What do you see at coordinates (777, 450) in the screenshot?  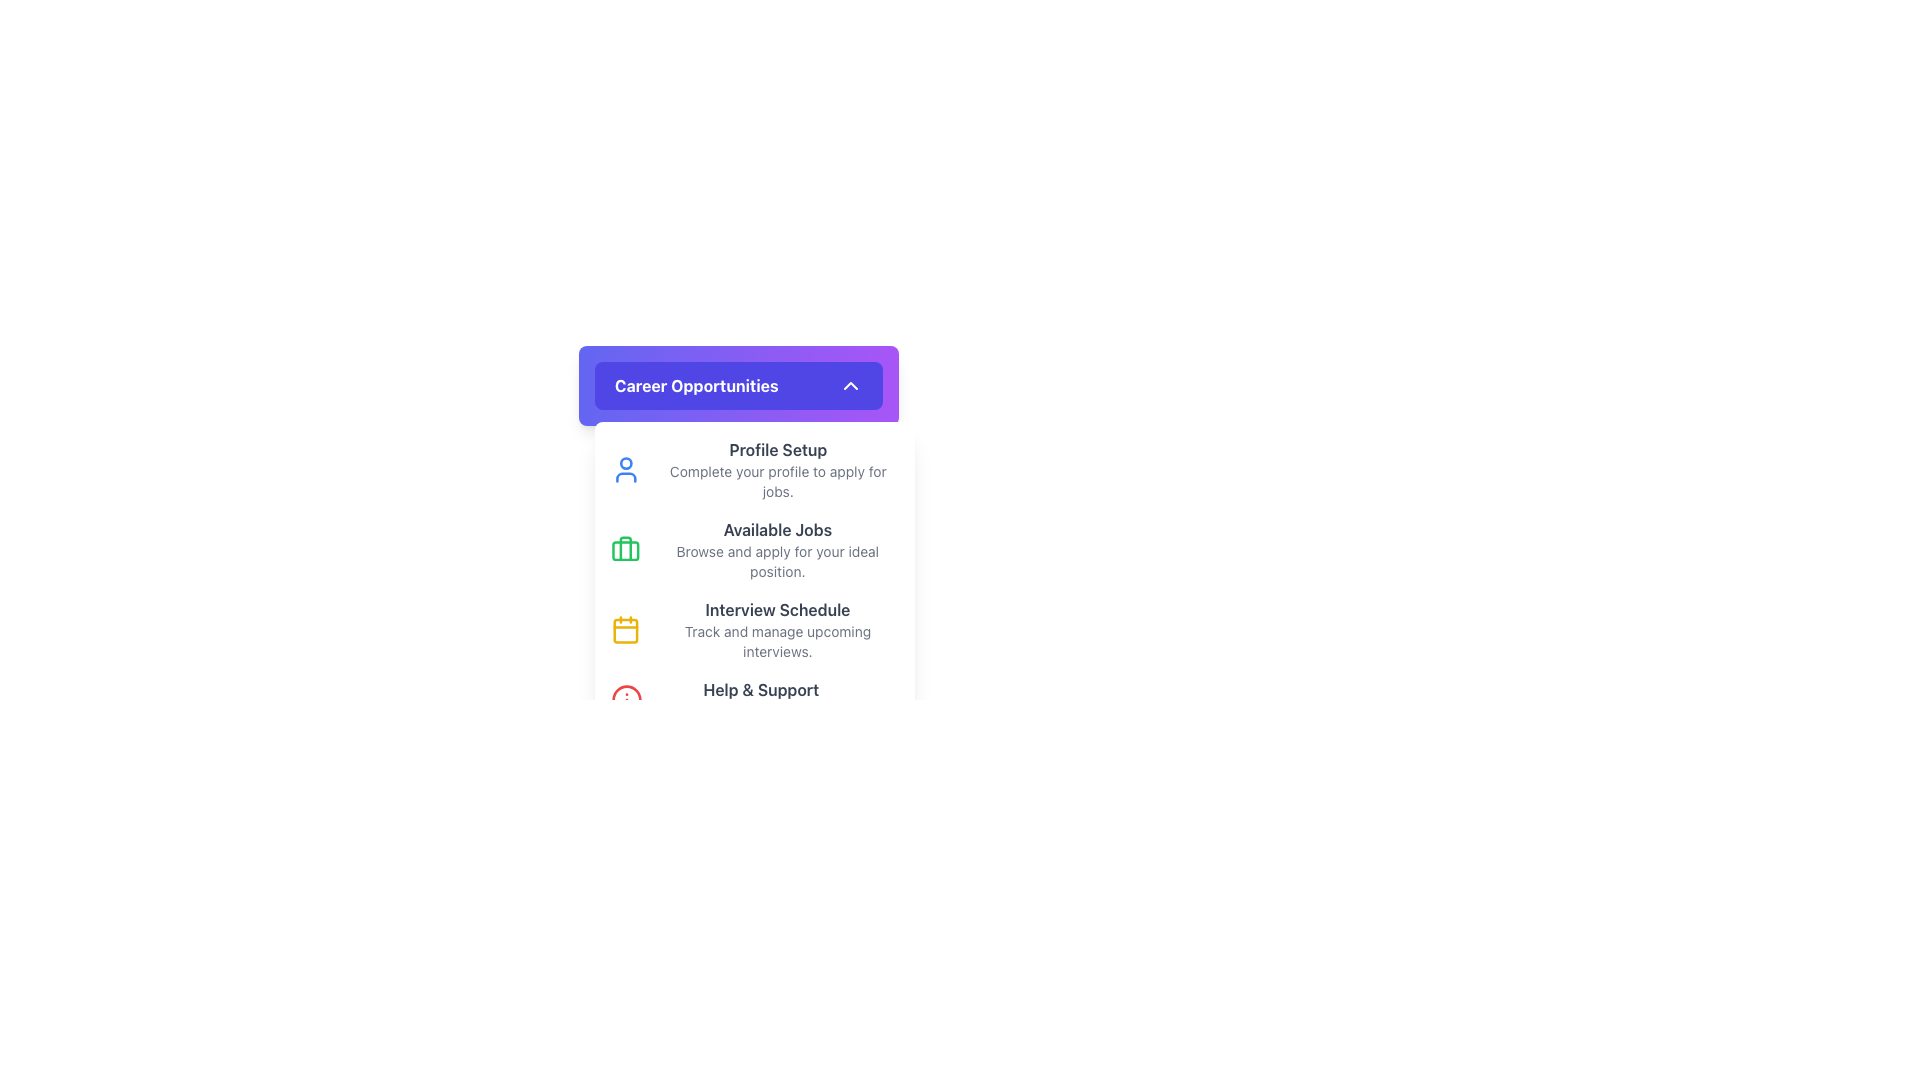 I see `the 'Profile Setup' text, which is the first item in a dropdown list under the 'Career Opportunities' button, prominently styled in bold dark gray on a light background` at bounding box center [777, 450].